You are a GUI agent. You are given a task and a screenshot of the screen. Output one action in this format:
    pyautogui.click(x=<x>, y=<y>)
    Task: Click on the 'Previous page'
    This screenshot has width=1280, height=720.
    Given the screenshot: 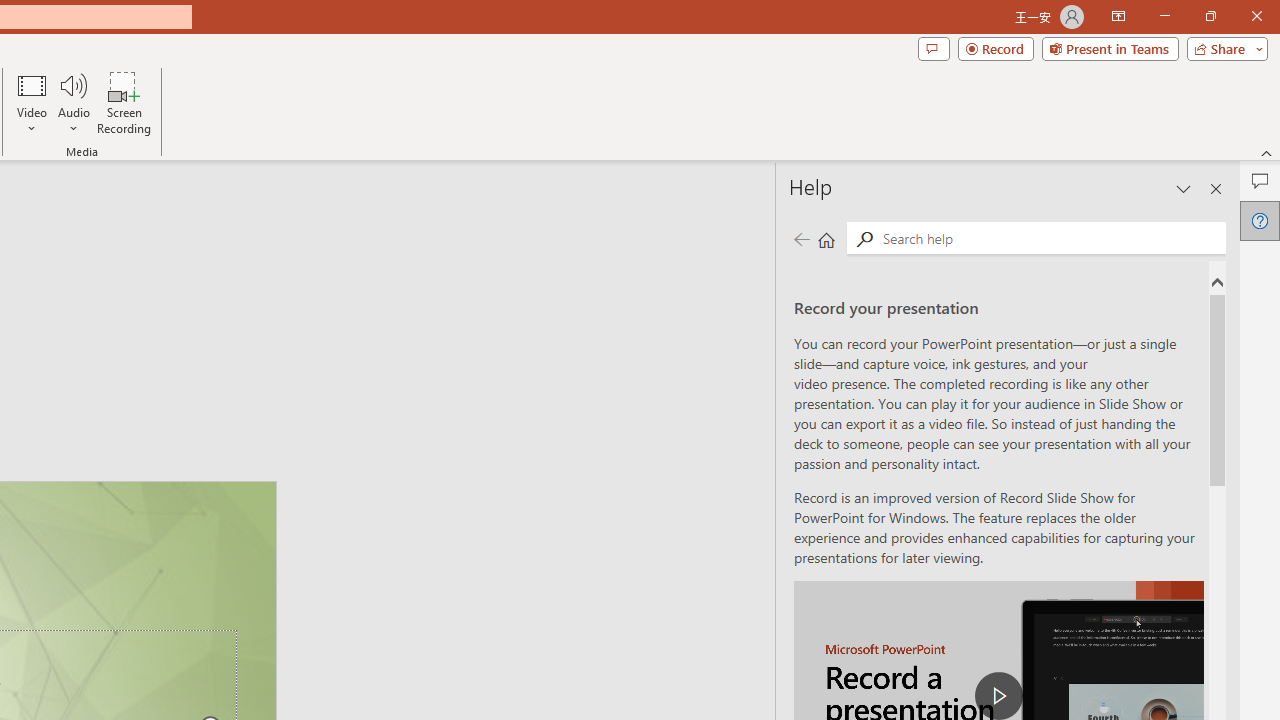 What is the action you would take?
    pyautogui.click(x=801, y=238)
    